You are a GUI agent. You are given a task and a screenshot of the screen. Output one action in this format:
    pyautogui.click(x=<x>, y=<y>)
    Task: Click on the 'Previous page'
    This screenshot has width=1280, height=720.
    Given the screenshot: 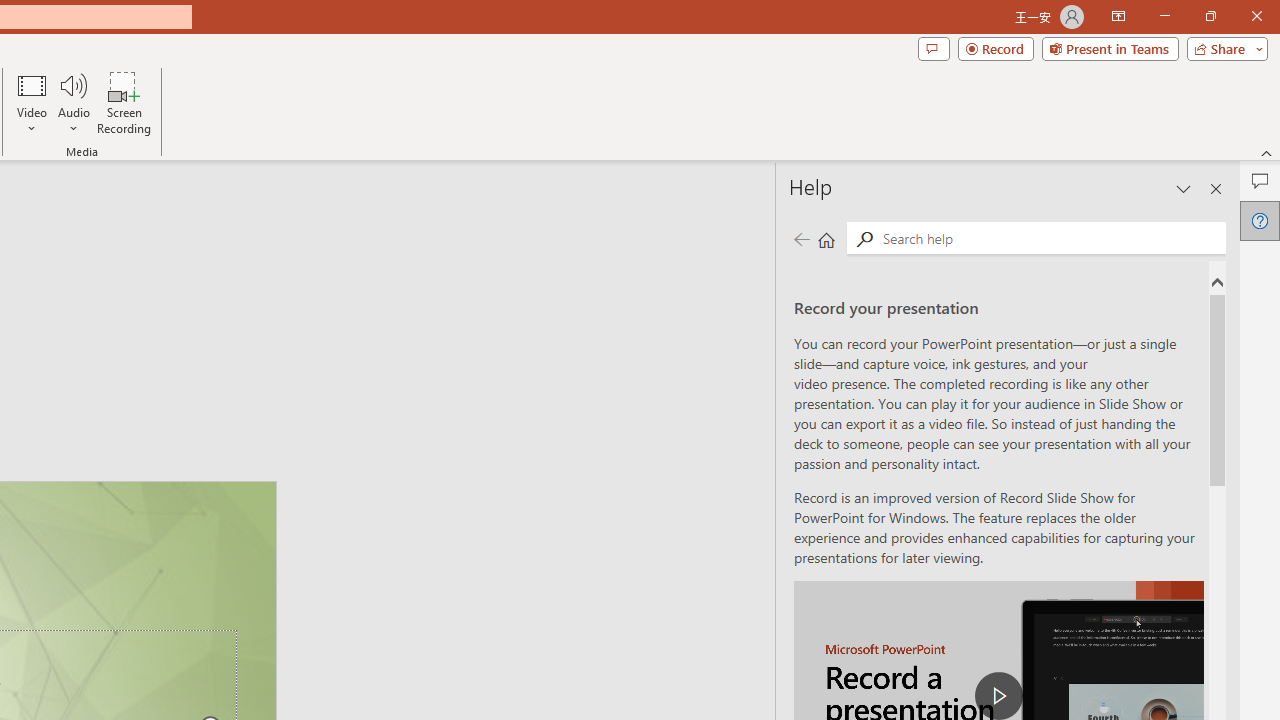 What is the action you would take?
    pyautogui.click(x=801, y=238)
    